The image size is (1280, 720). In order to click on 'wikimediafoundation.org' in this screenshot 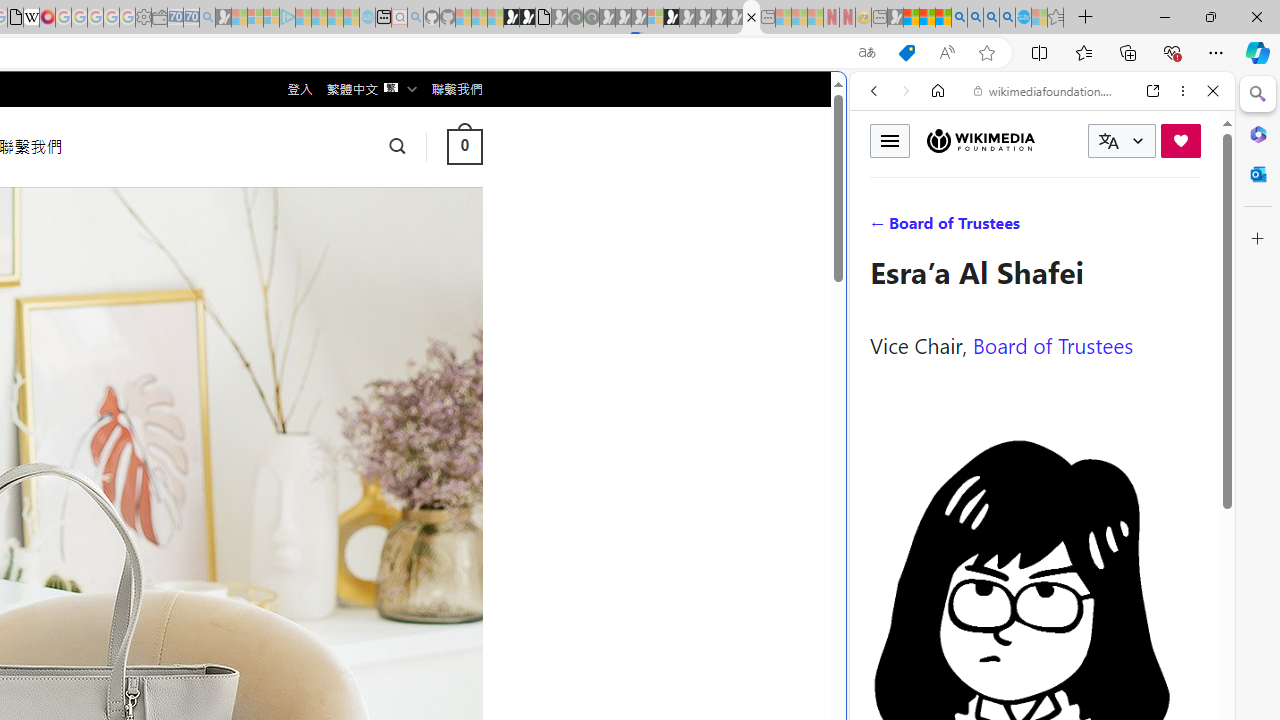, I will do `click(1045, 91)`.